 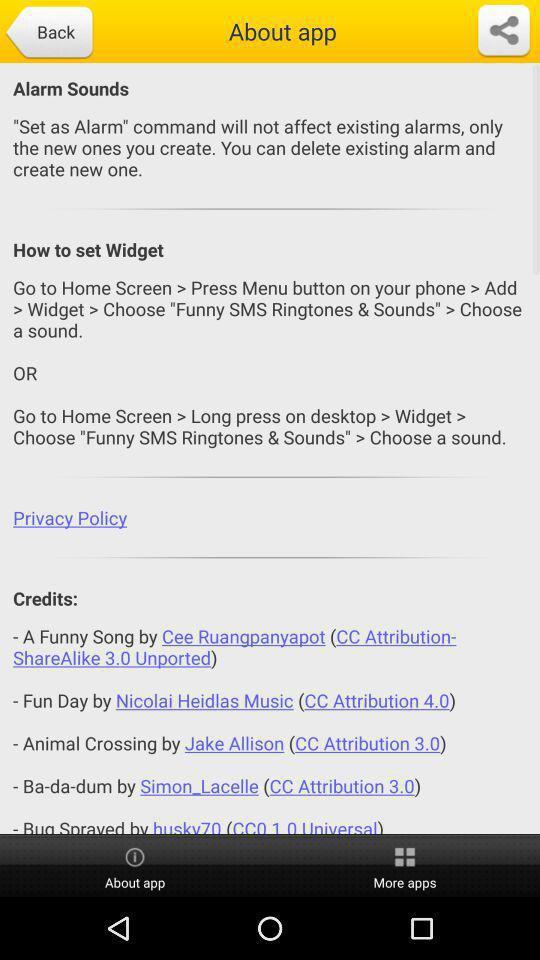 What do you see at coordinates (405, 865) in the screenshot?
I see `the more apps icon` at bounding box center [405, 865].